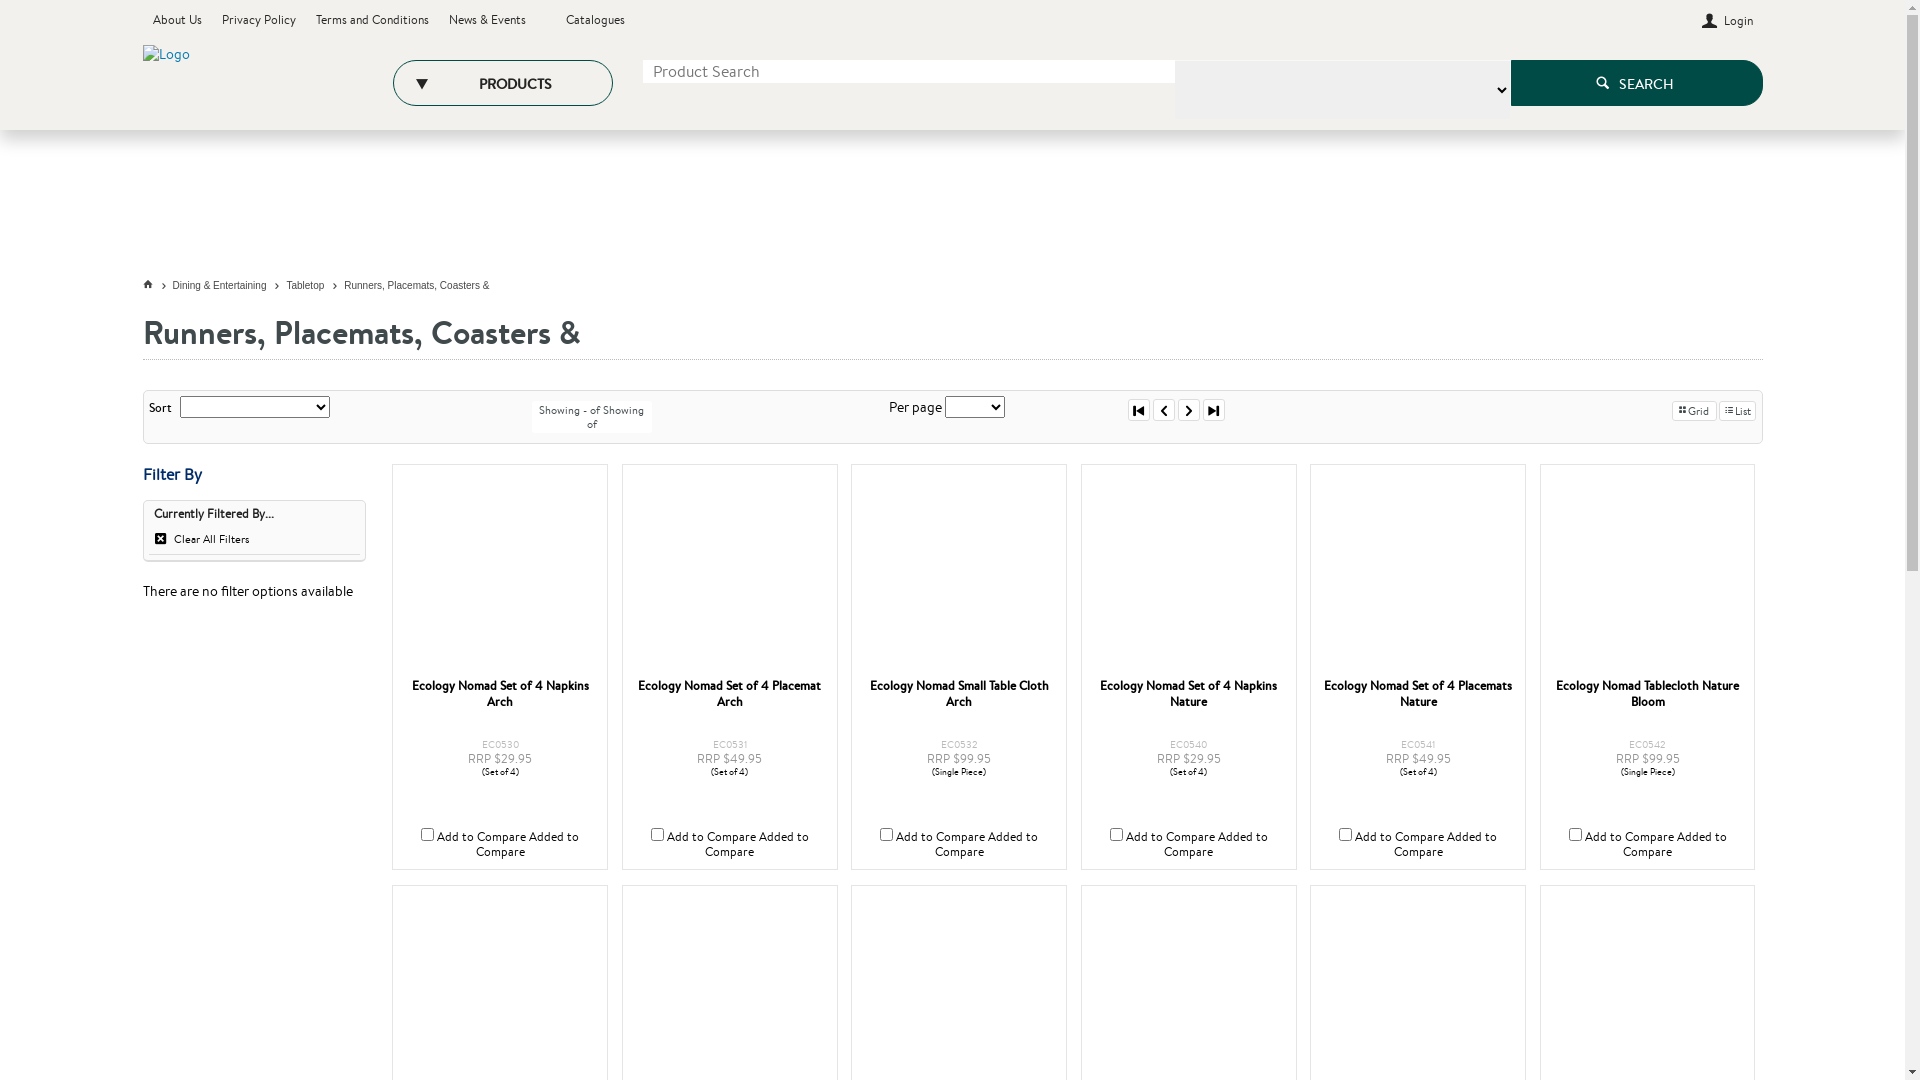 The image size is (1920, 1080). I want to click on 'Add to Compare', so click(711, 836).